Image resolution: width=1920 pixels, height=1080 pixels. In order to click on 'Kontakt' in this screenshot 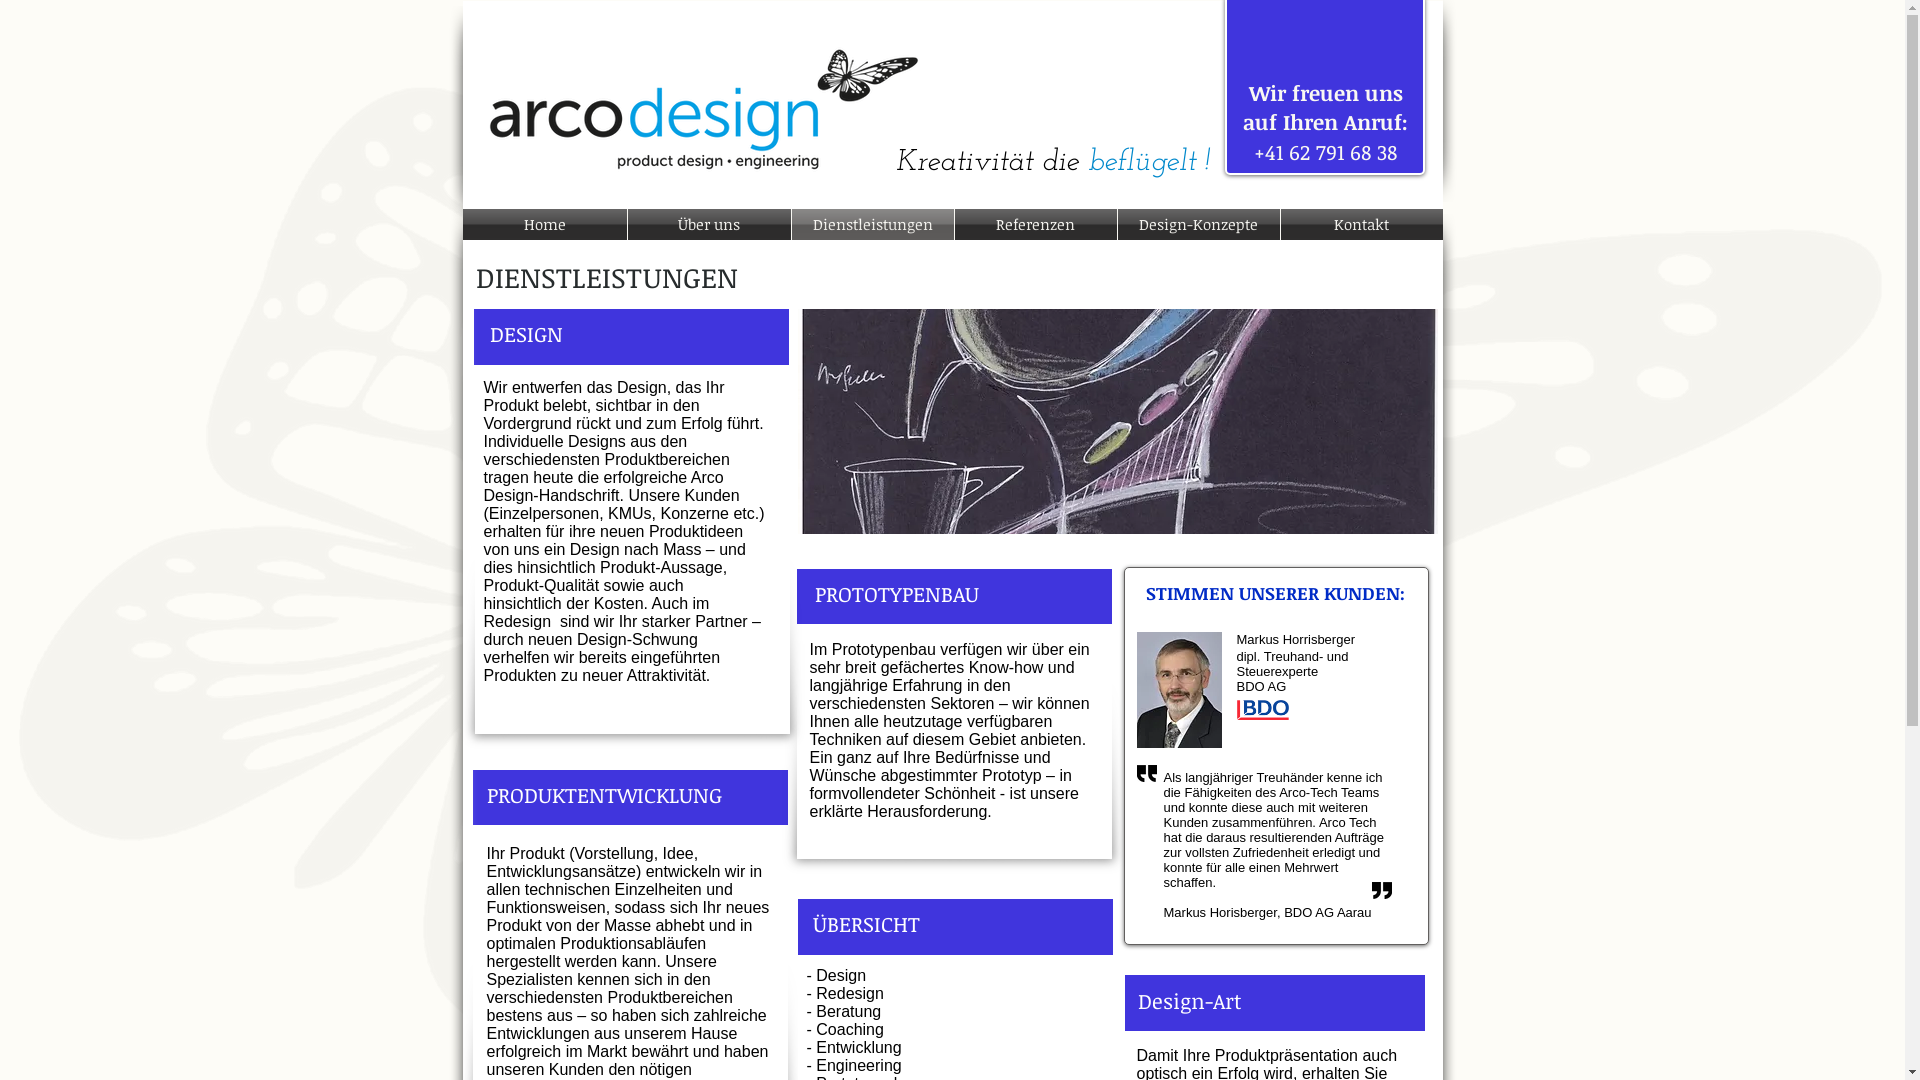, I will do `click(1360, 224)`.